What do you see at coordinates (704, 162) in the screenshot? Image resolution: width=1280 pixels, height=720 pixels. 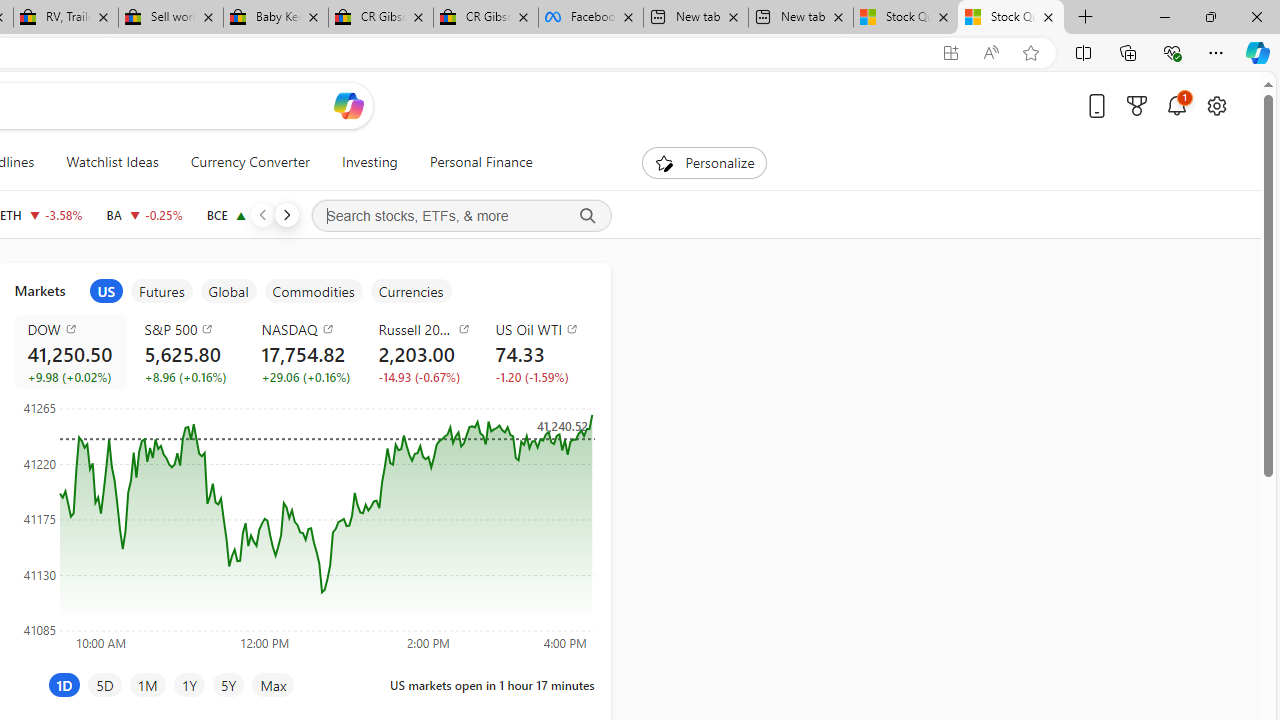 I see `'Personalize'` at bounding box center [704, 162].